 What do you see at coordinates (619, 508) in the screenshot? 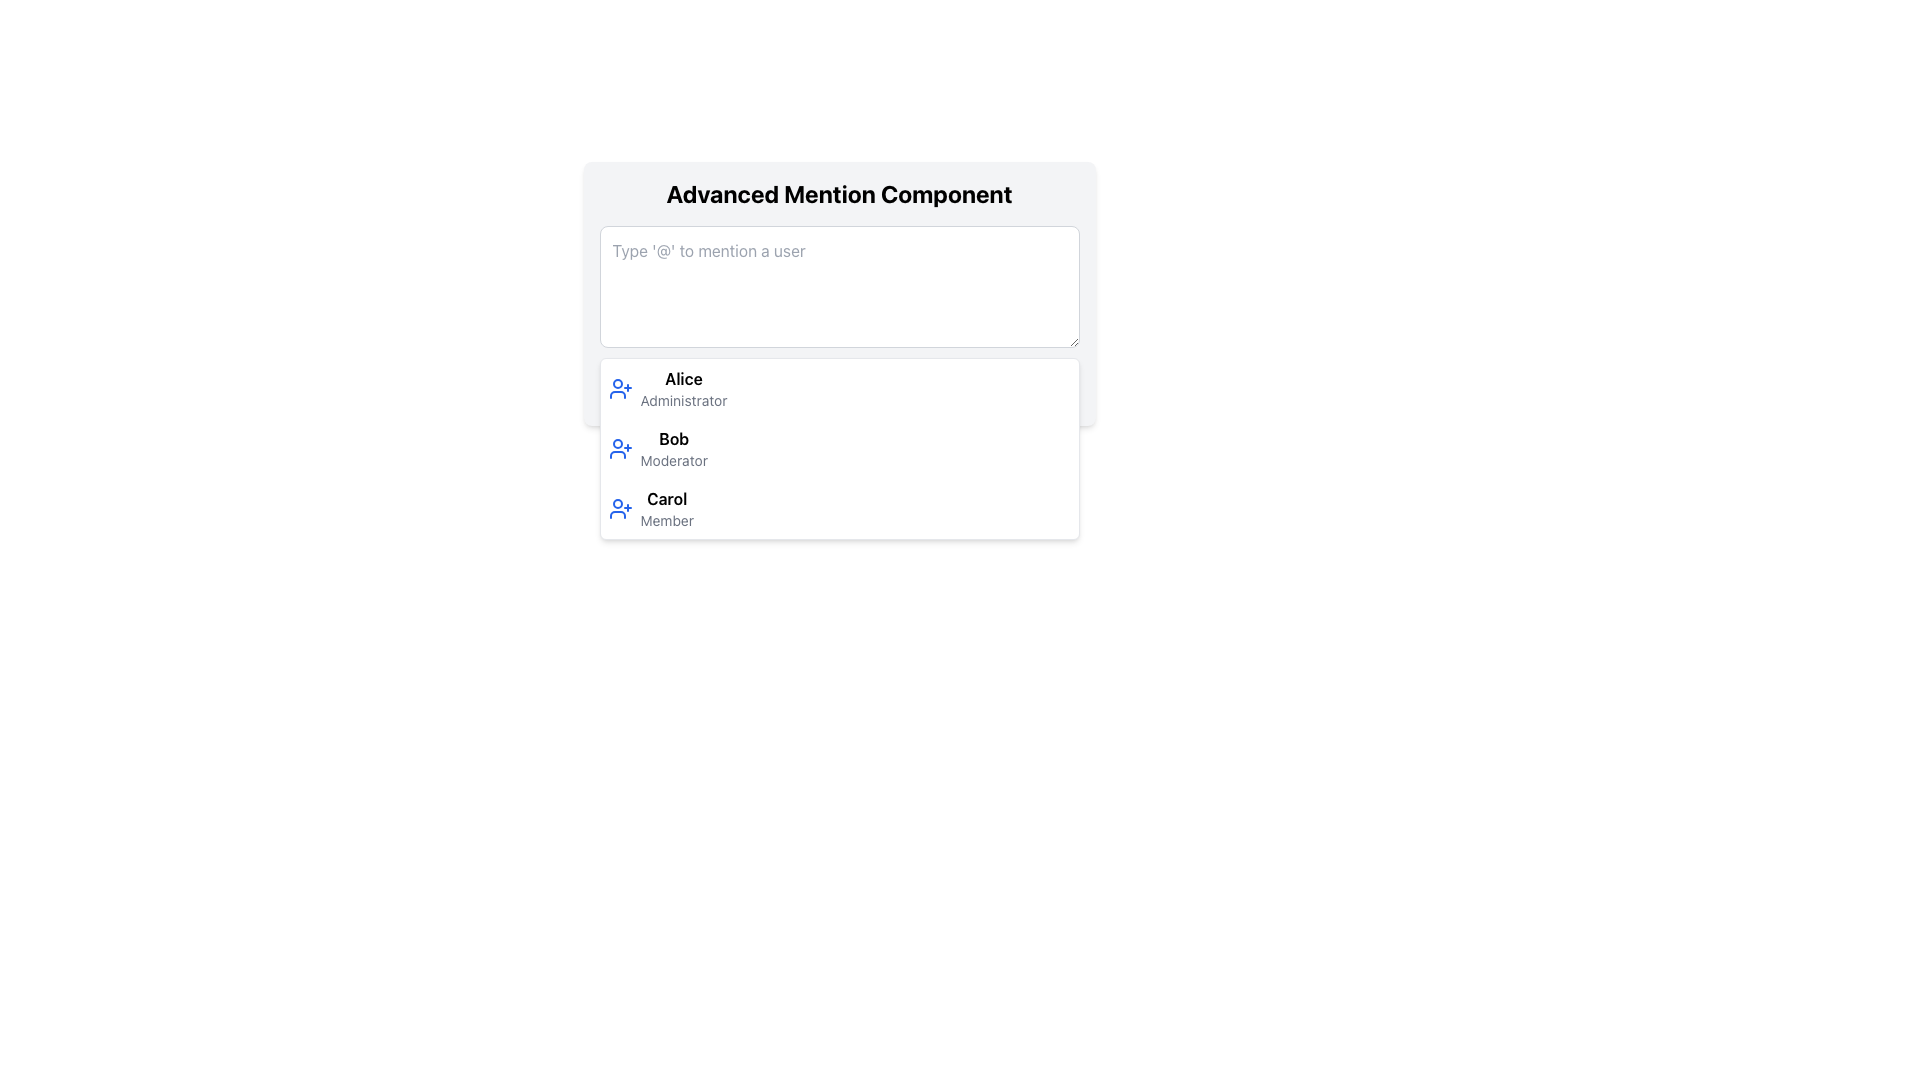
I see `the blue person icon with a plus sign located to the left of the text 'Carol' in the third list item of the dropdown panel` at bounding box center [619, 508].